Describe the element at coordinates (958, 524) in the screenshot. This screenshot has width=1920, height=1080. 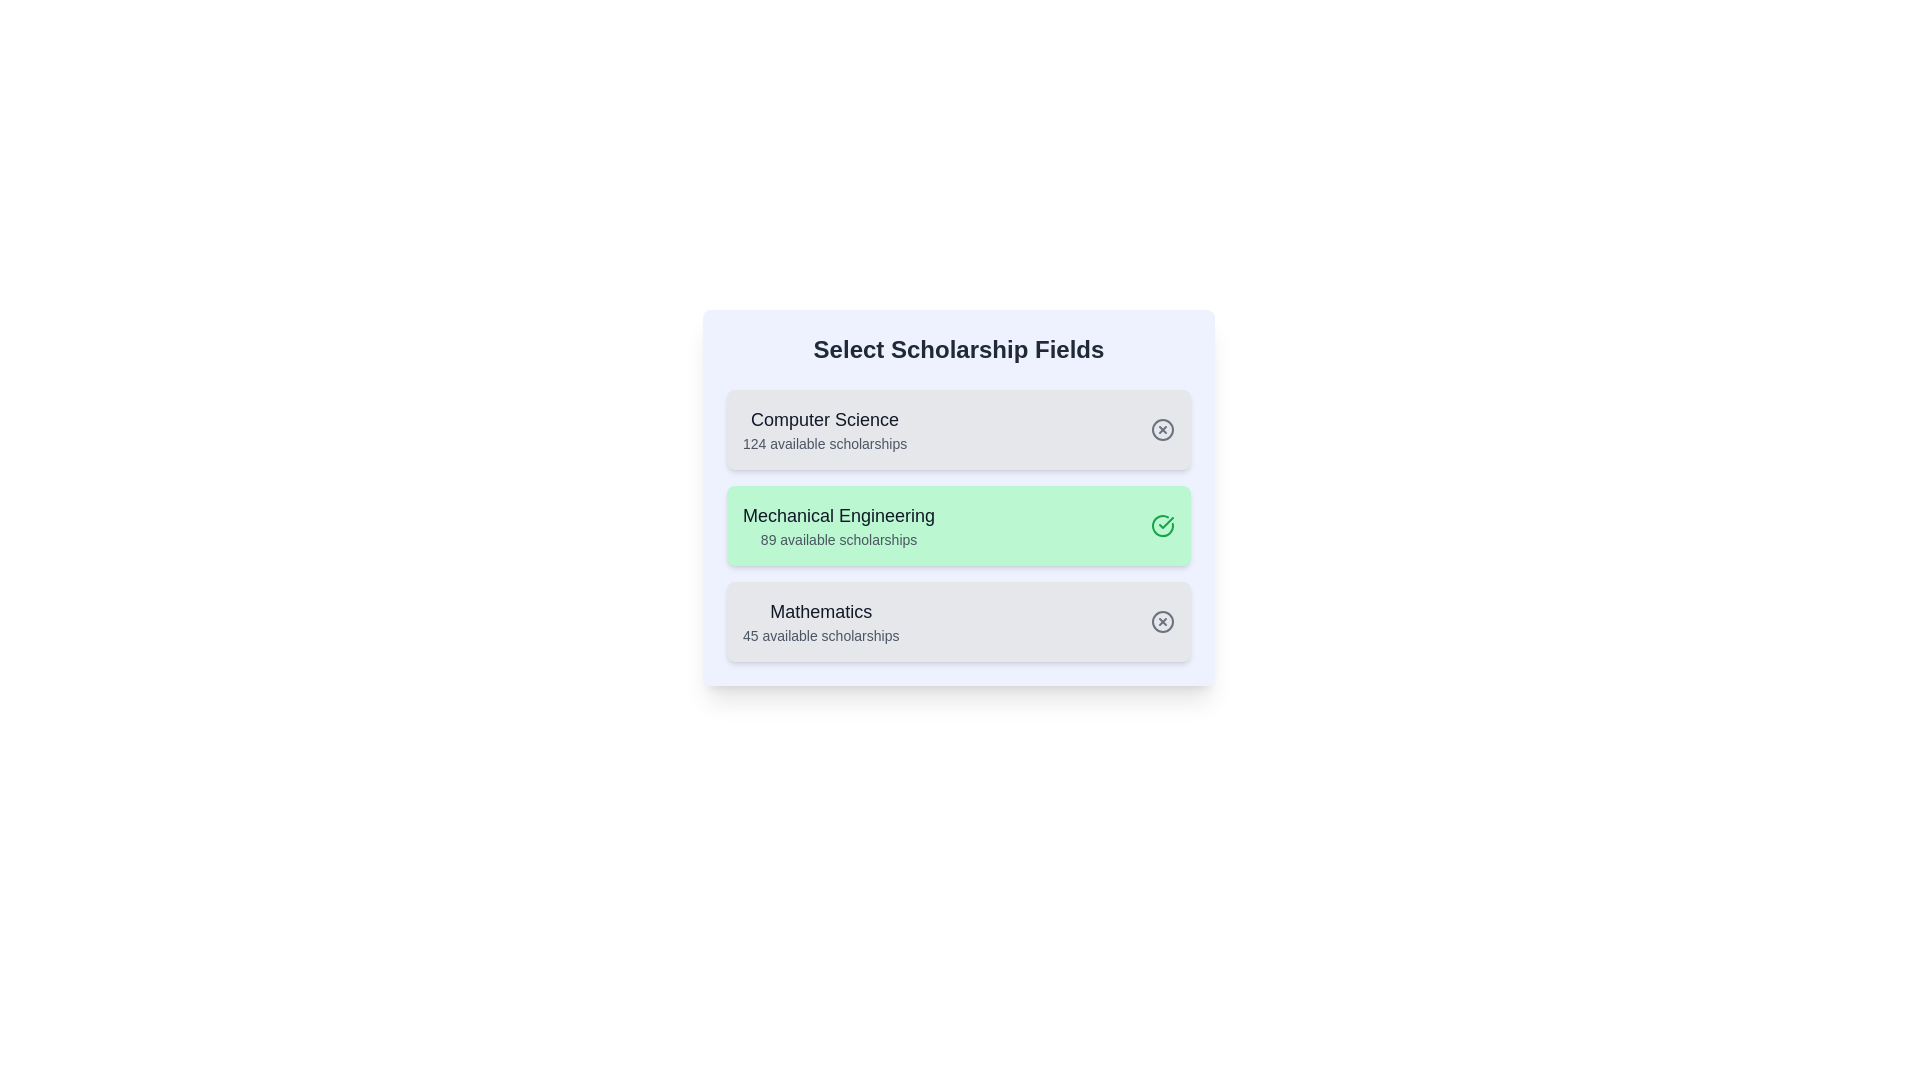
I see `the field Mechanical Engineering by clicking on its card` at that location.